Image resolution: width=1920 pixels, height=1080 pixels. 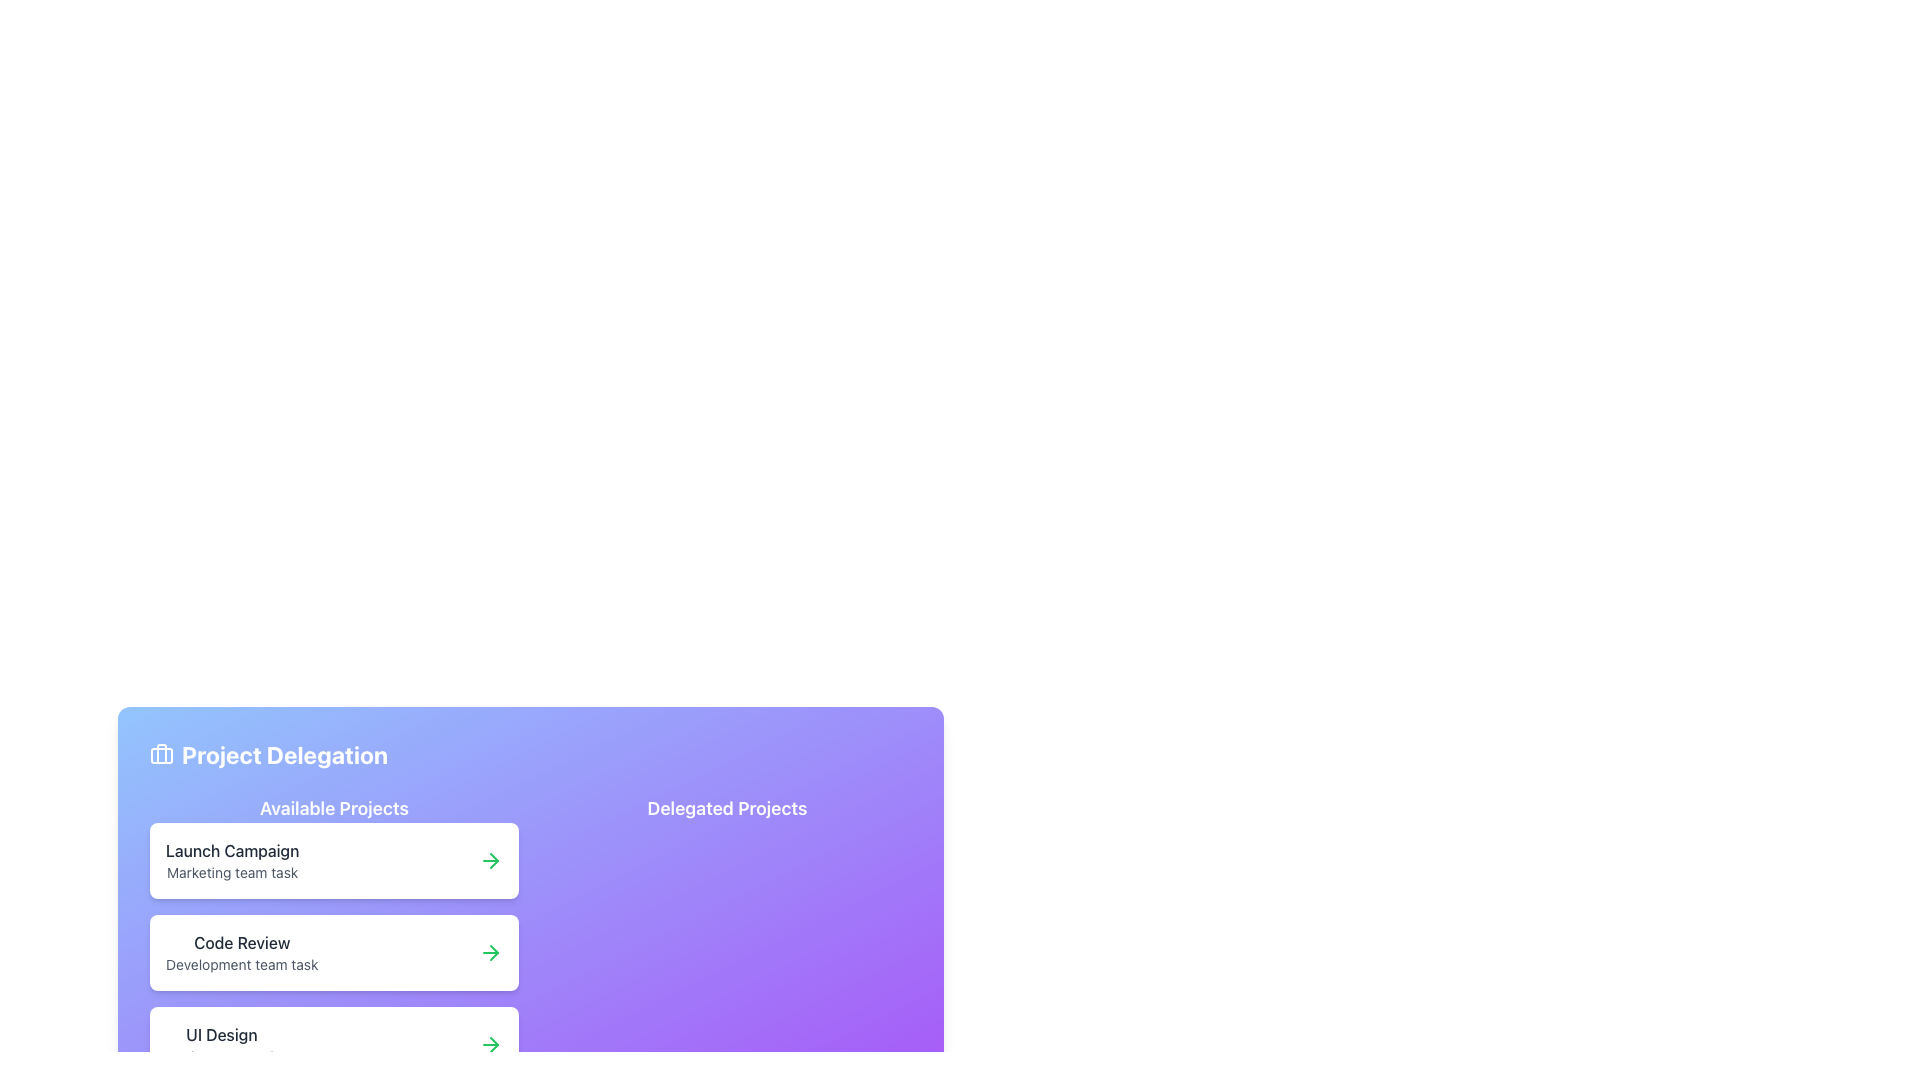 I want to click on the green arrow icon button located at the far right of the 'Launch Campaign' card, which is the first item in the list under 'Available Projects', so click(x=490, y=859).